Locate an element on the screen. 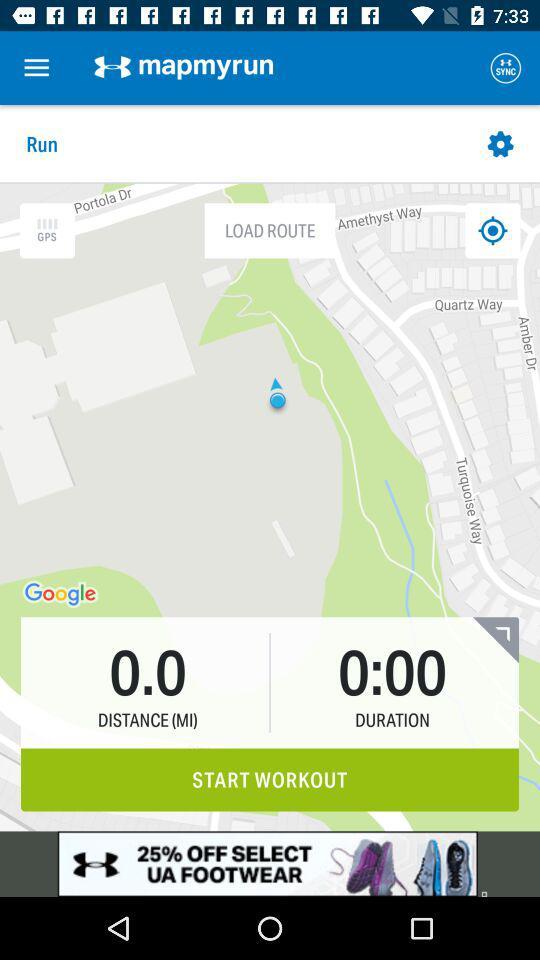 The width and height of the screenshot is (540, 960). the load route is located at coordinates (270, 230).